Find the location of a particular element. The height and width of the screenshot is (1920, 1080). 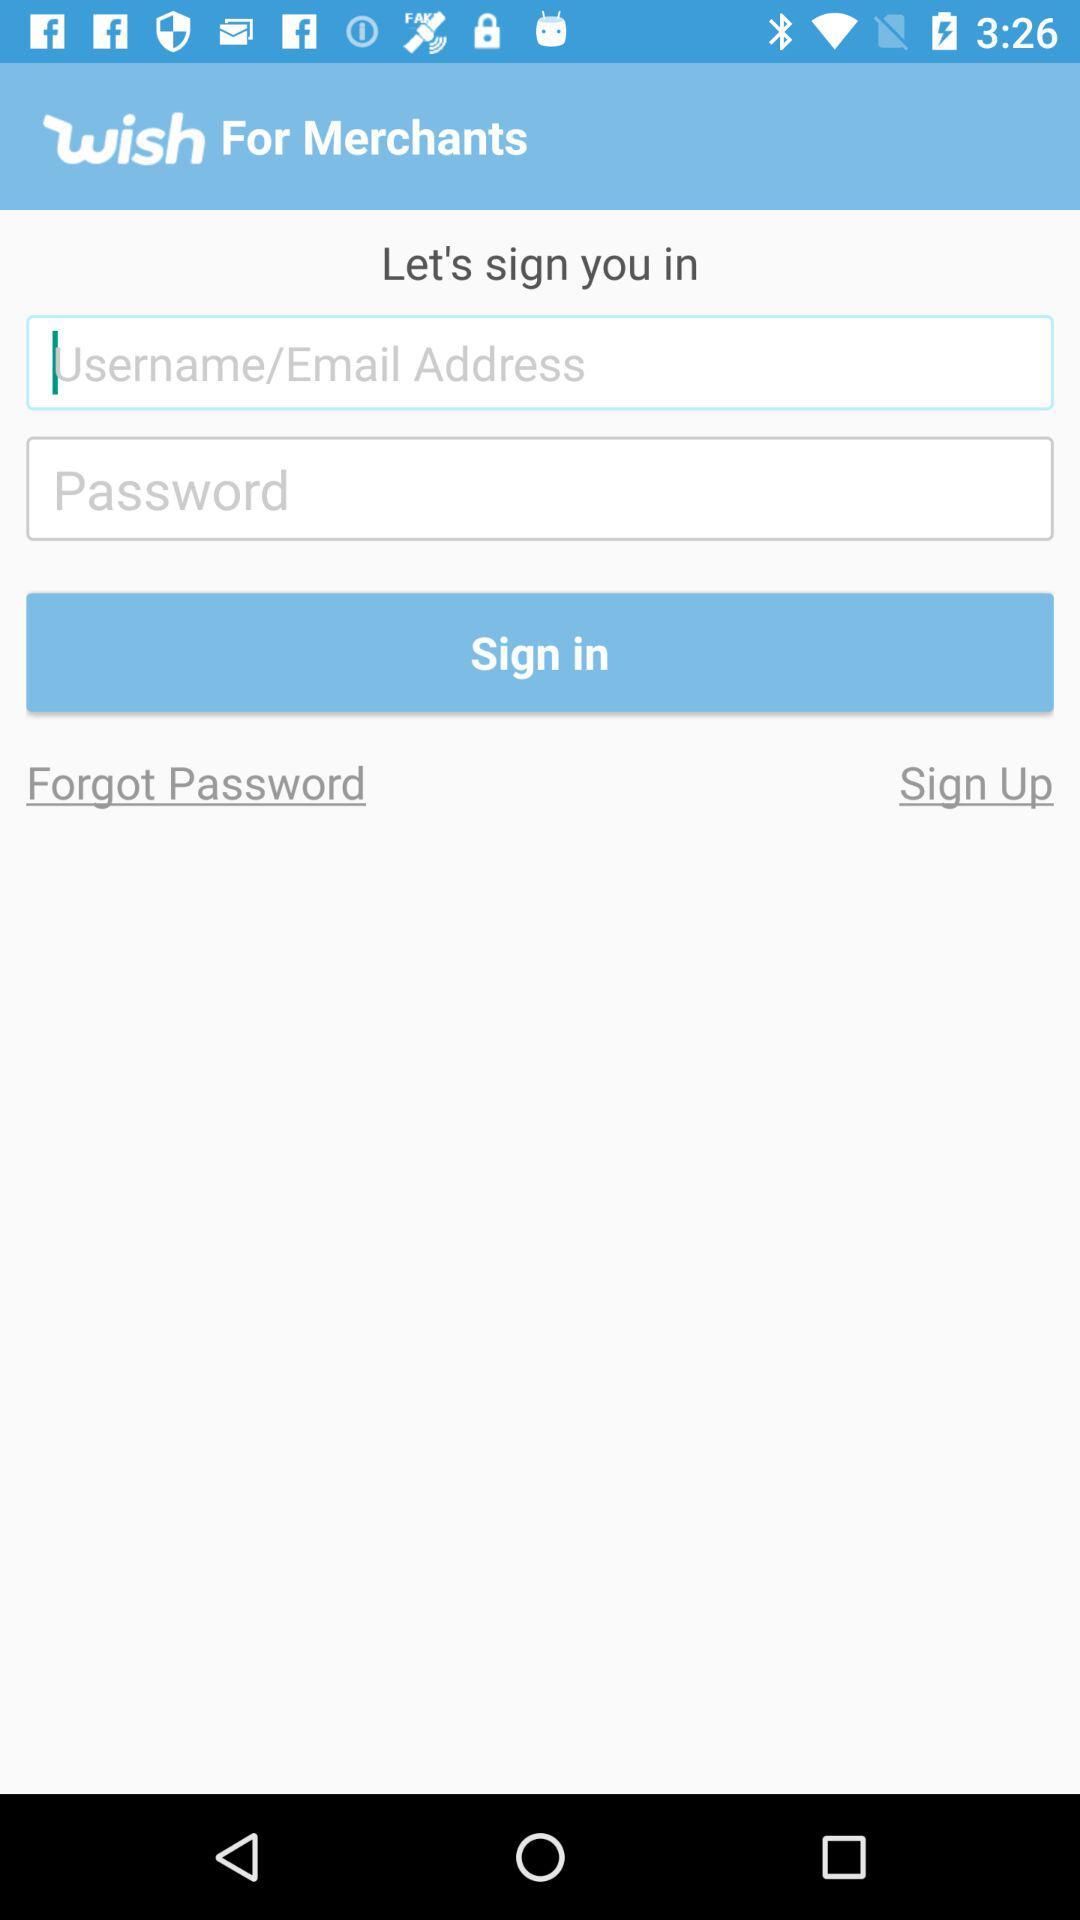

the sign up icon is located at coordinates (795, 780).